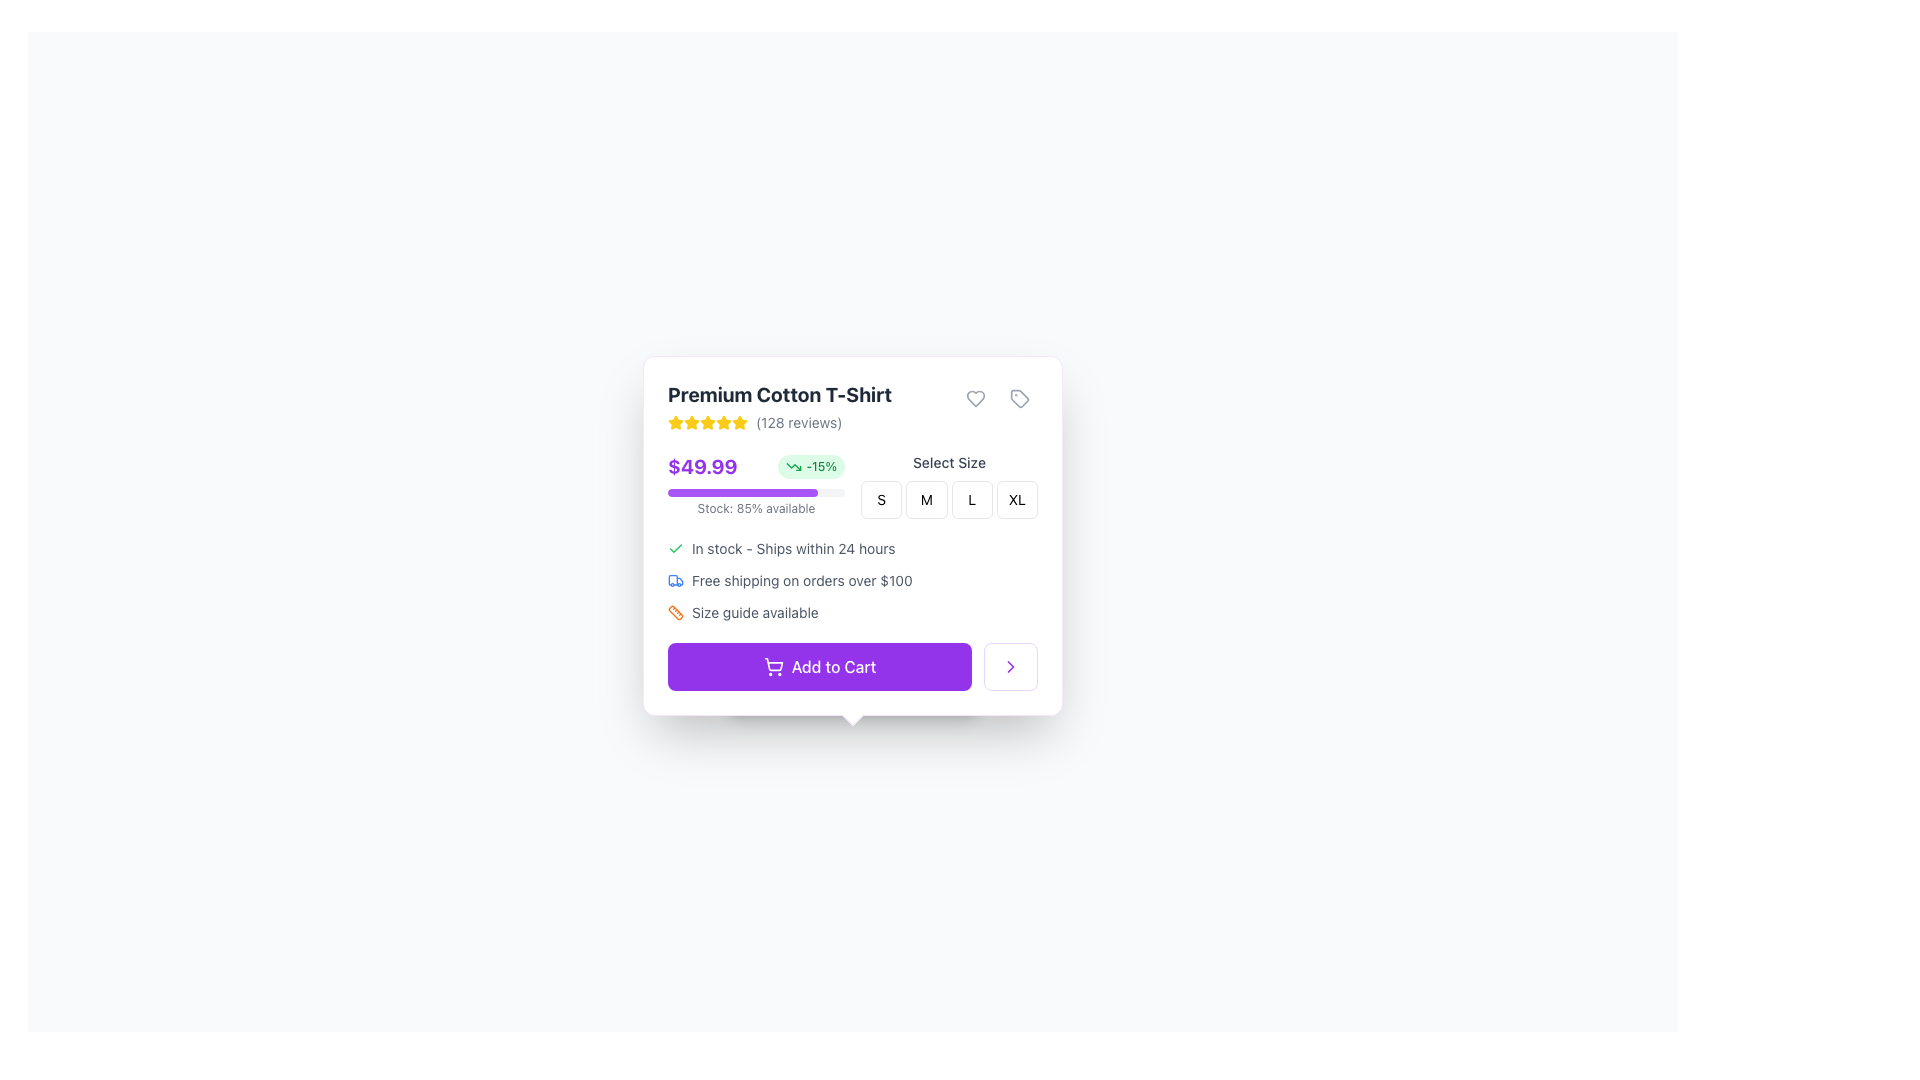 This screenshot has width=1920, height=1080. I want to click on the fifth star icon in the rating system to interact with the product rating, so click(738, 422).